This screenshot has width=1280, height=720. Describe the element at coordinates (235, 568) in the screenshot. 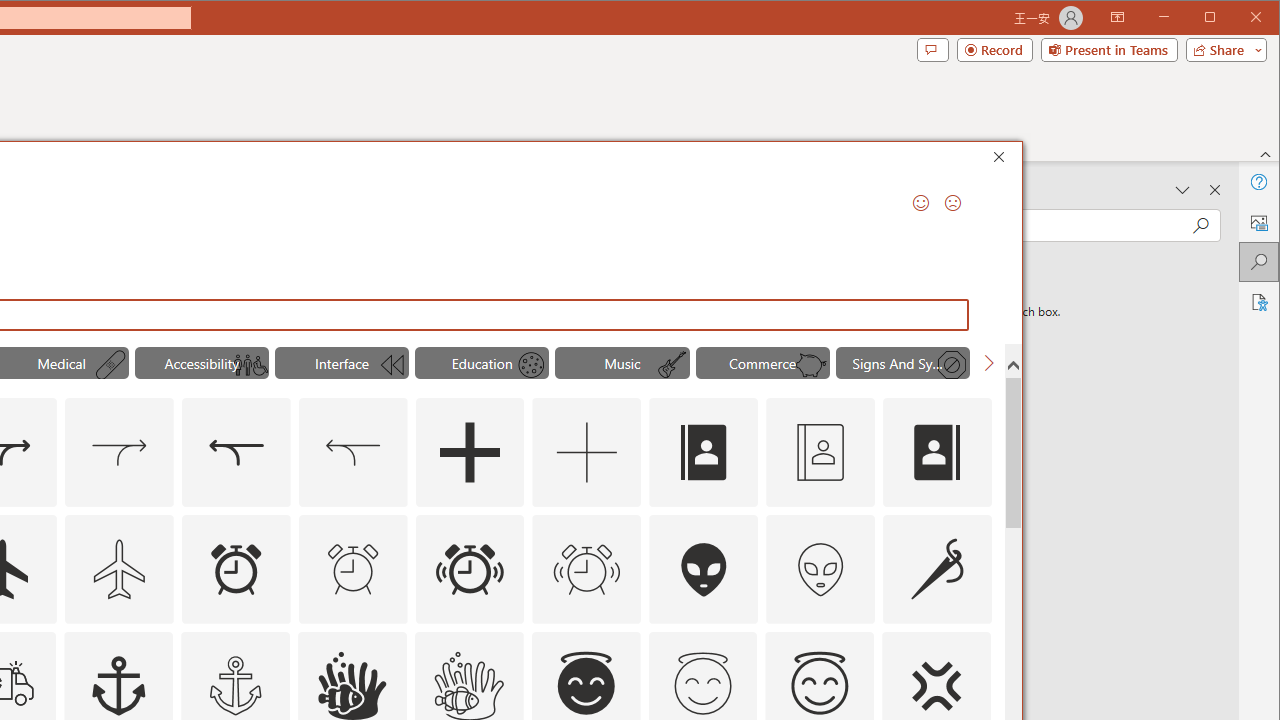

I see `'AutomationID: Icons_AlarmClock'` at that location.